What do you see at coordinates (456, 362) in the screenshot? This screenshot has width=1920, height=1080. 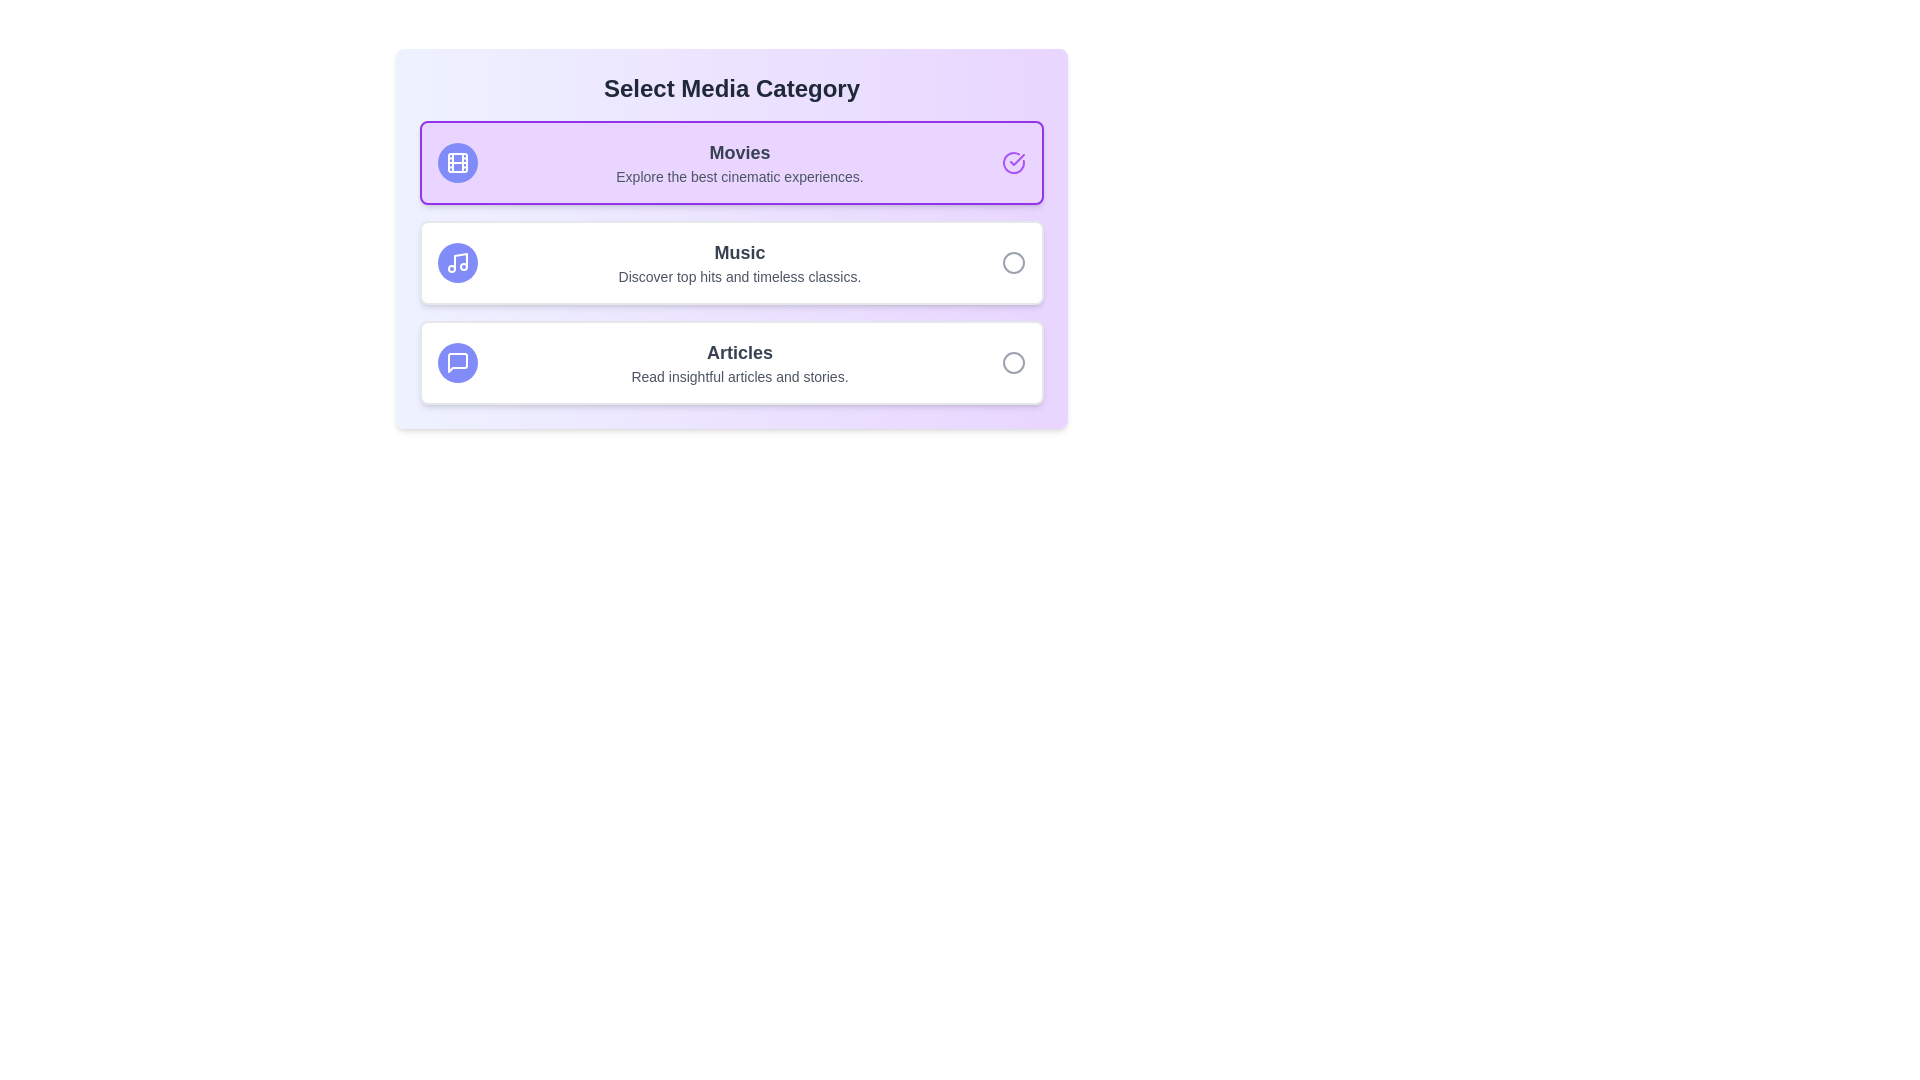 I see `the 'message' icon located in the top segment of the main options list` at bounding box center [456, 362].